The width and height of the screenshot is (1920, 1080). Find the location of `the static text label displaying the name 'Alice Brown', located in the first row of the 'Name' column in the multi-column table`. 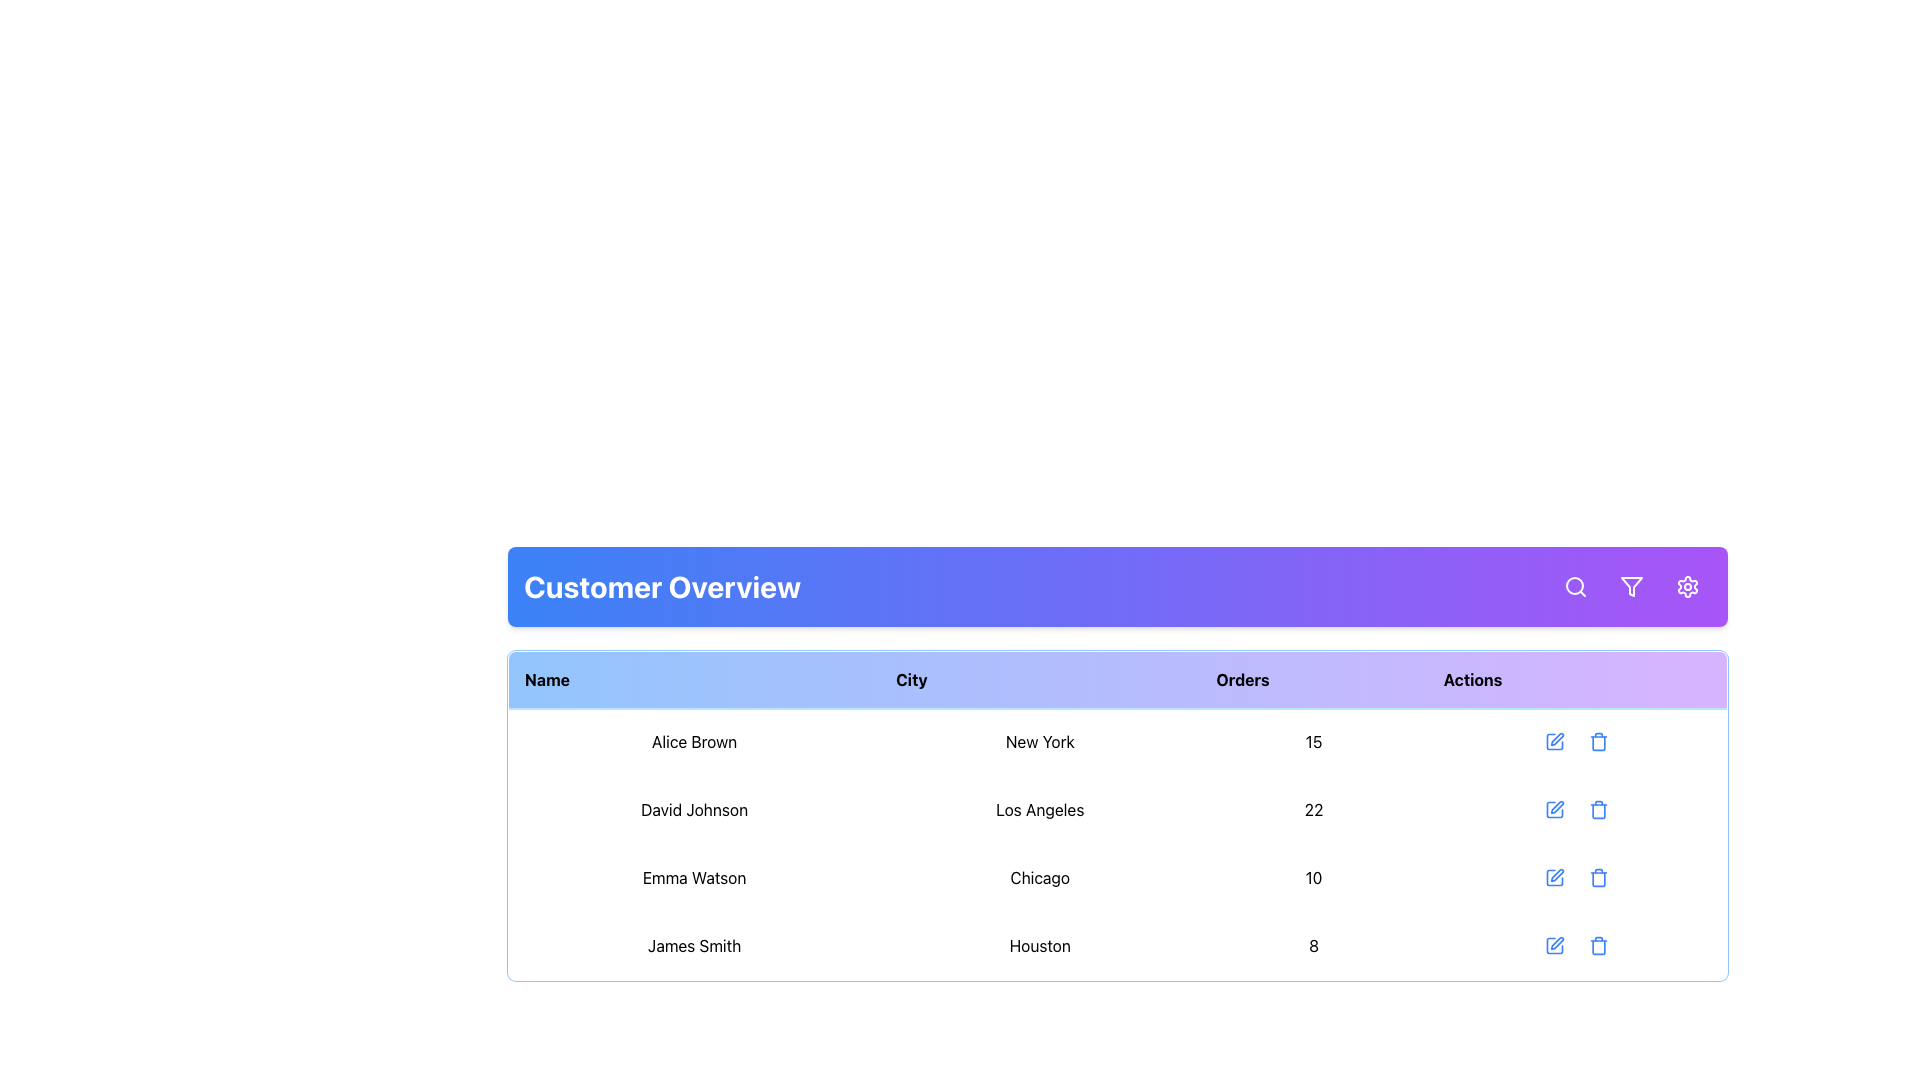

the static text label displaying the name 'Alice Brown', located in the first row of the 'Name' column in the multi-column table is located at coordinates (694, 741).